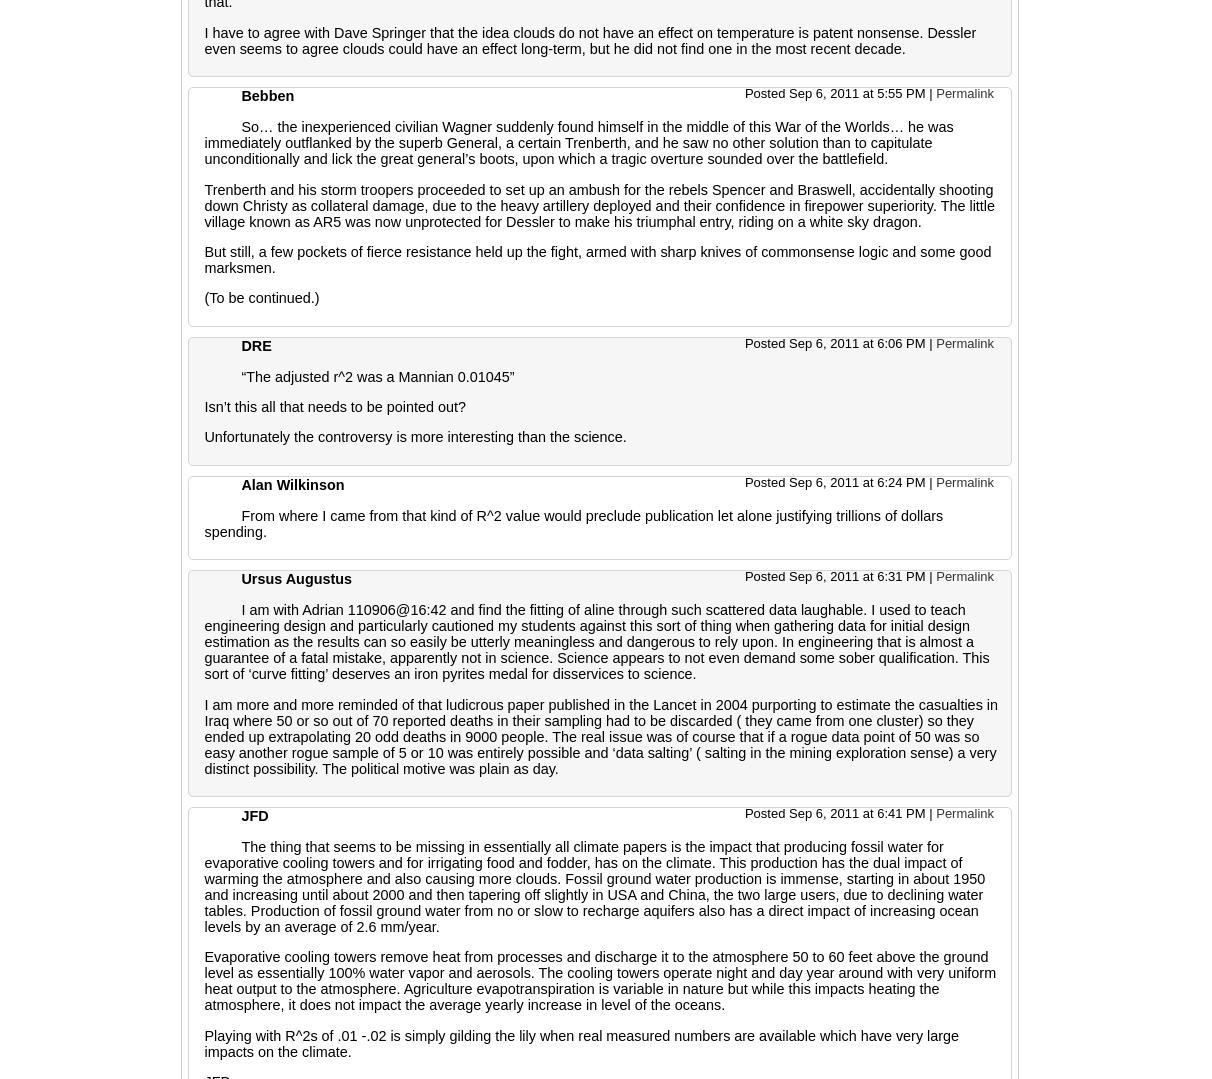  What do you see at coordinates (596, 641) in the screenshot?
I see `'I am with Adrian 110906@16:42 and find the fitting of aline through such scattered data laughable. I used to teach engineering design and particularly cautioned my students against this sort of thing when gathering data for initial design estimation as the results can so easily be utterly meaningless and dangerous to rely upon. In engineering that is almost a guarantee of a fatal mistake, apparently not in science. Science appears to not even demand some sober qualification. This sort of ‘curve fitting’ deserves an iron pyrites medal for disservices to science.'` at bounding box center [596, 641].